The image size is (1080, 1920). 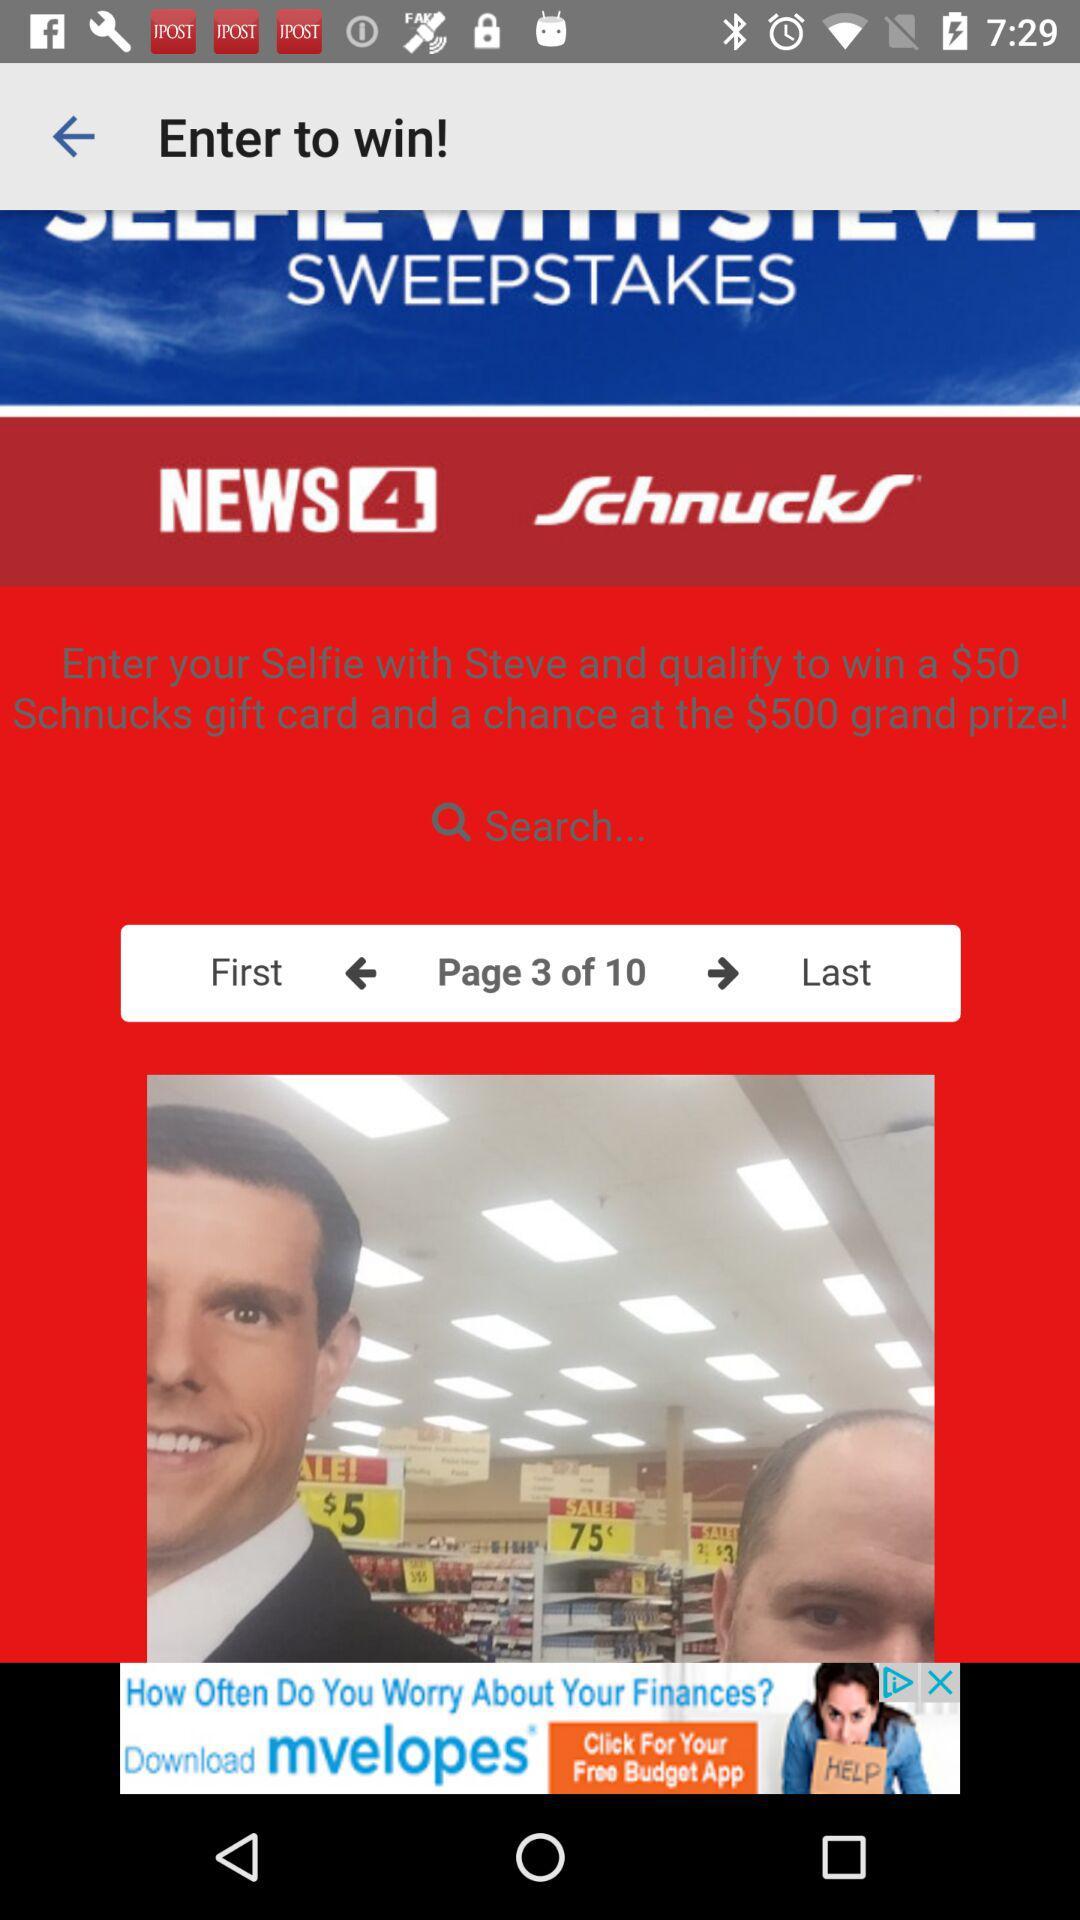 I want to click on advertisement page, so click(x=540, y=1727).